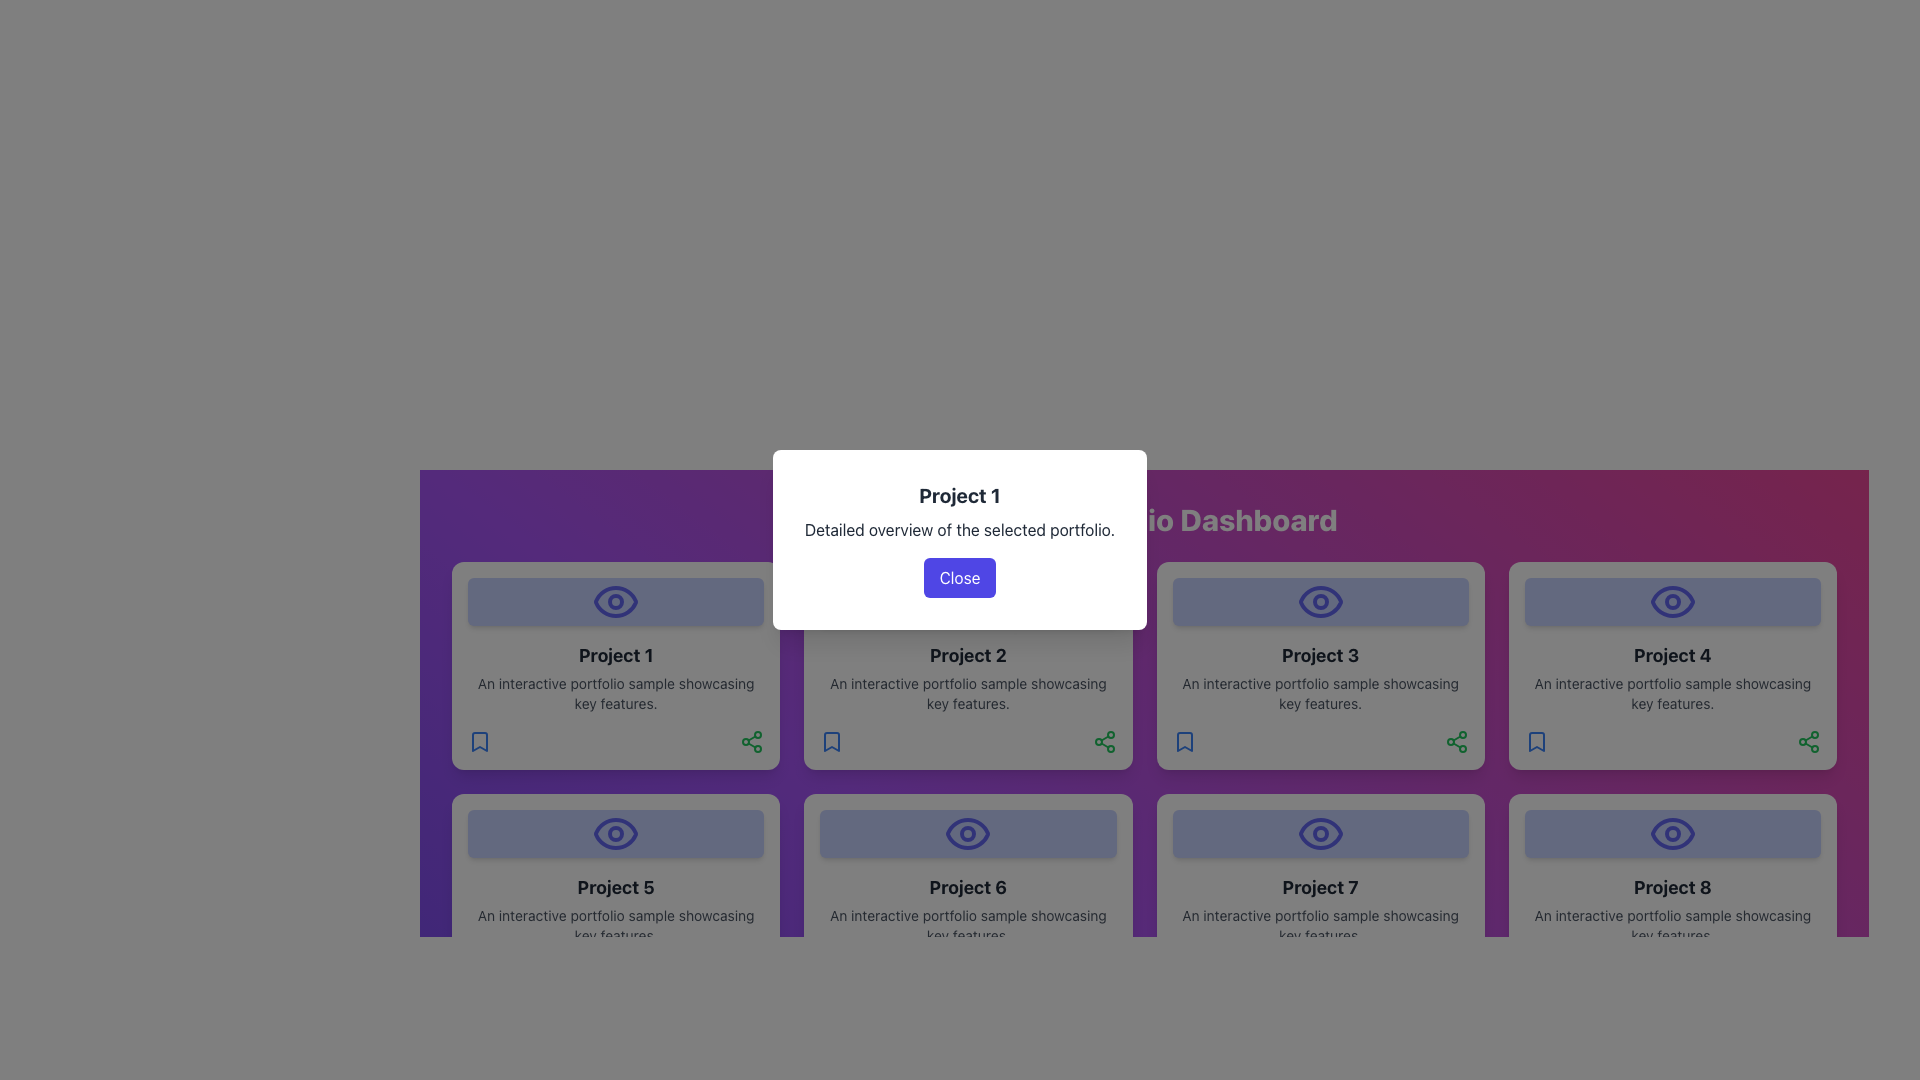 The width and height of the screenshot is (1920, 1080). Describe the element at coordinates (1672, 600) in the screenshot. I see `the 'view' or 'preview' icon for the 'Project 4' card, located at the top center of the card` at that location.